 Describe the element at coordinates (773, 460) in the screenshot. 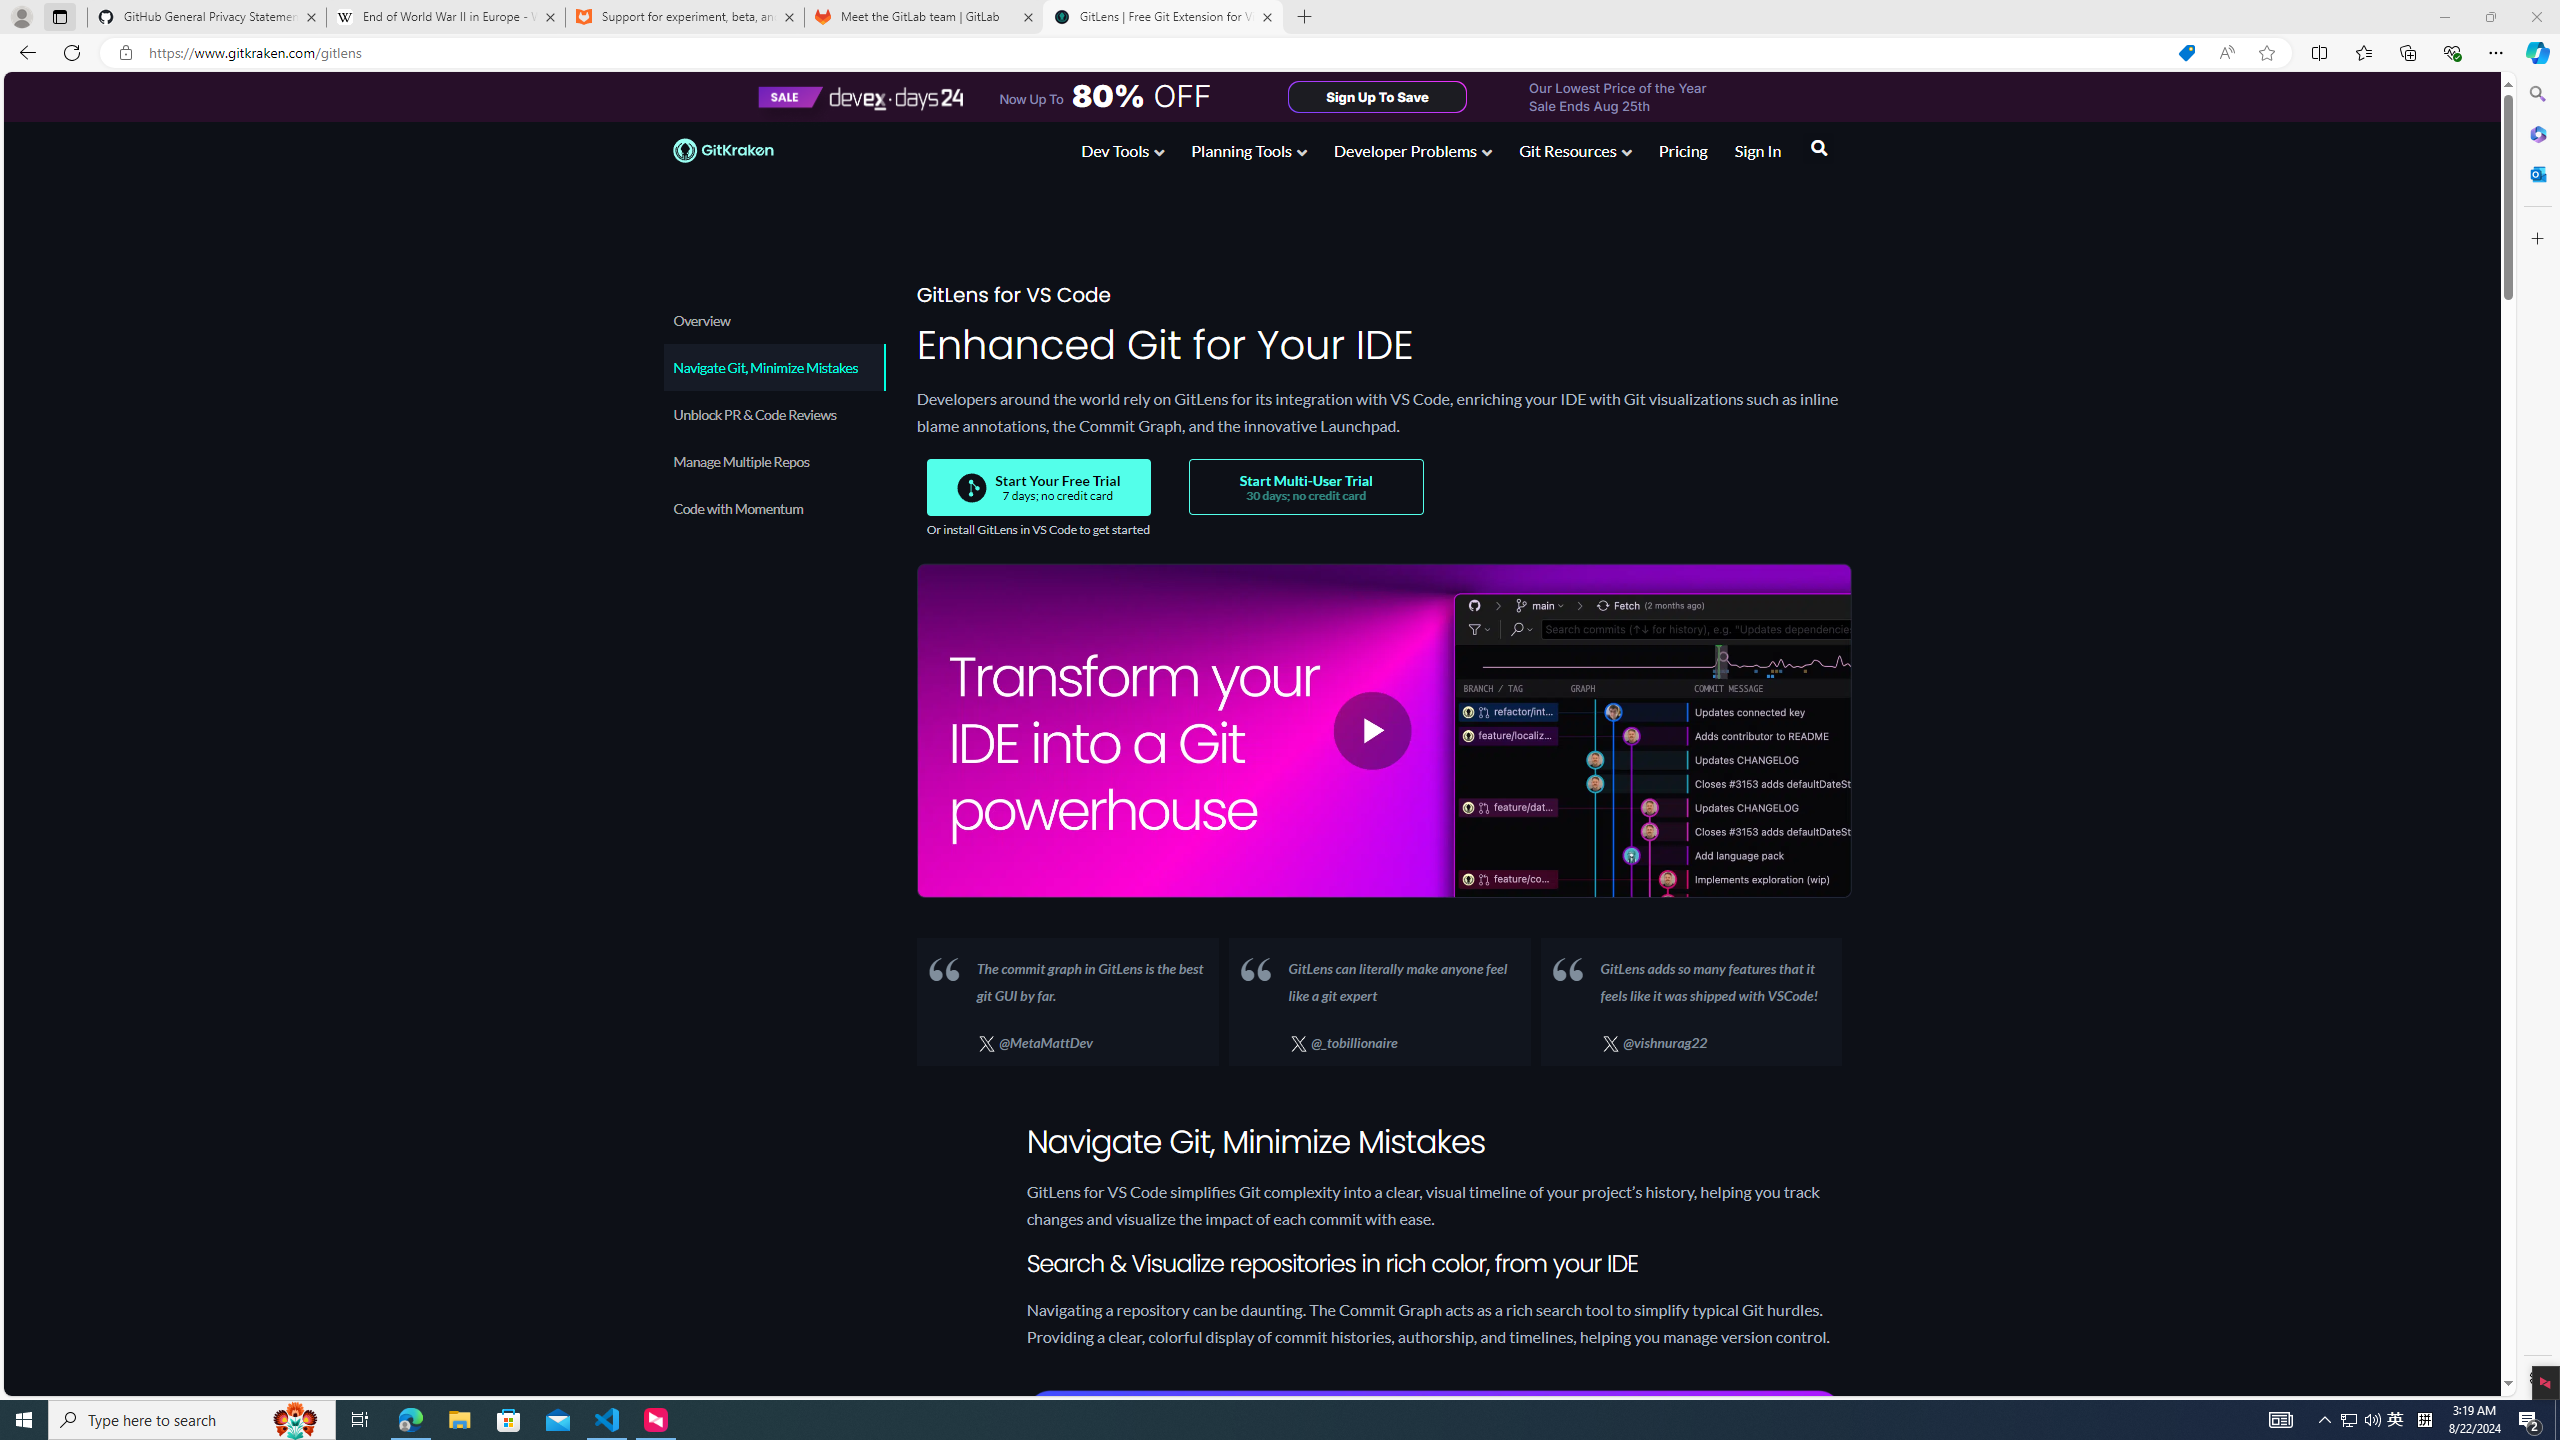

I see `'Manage Multiple Repos'` at that location.